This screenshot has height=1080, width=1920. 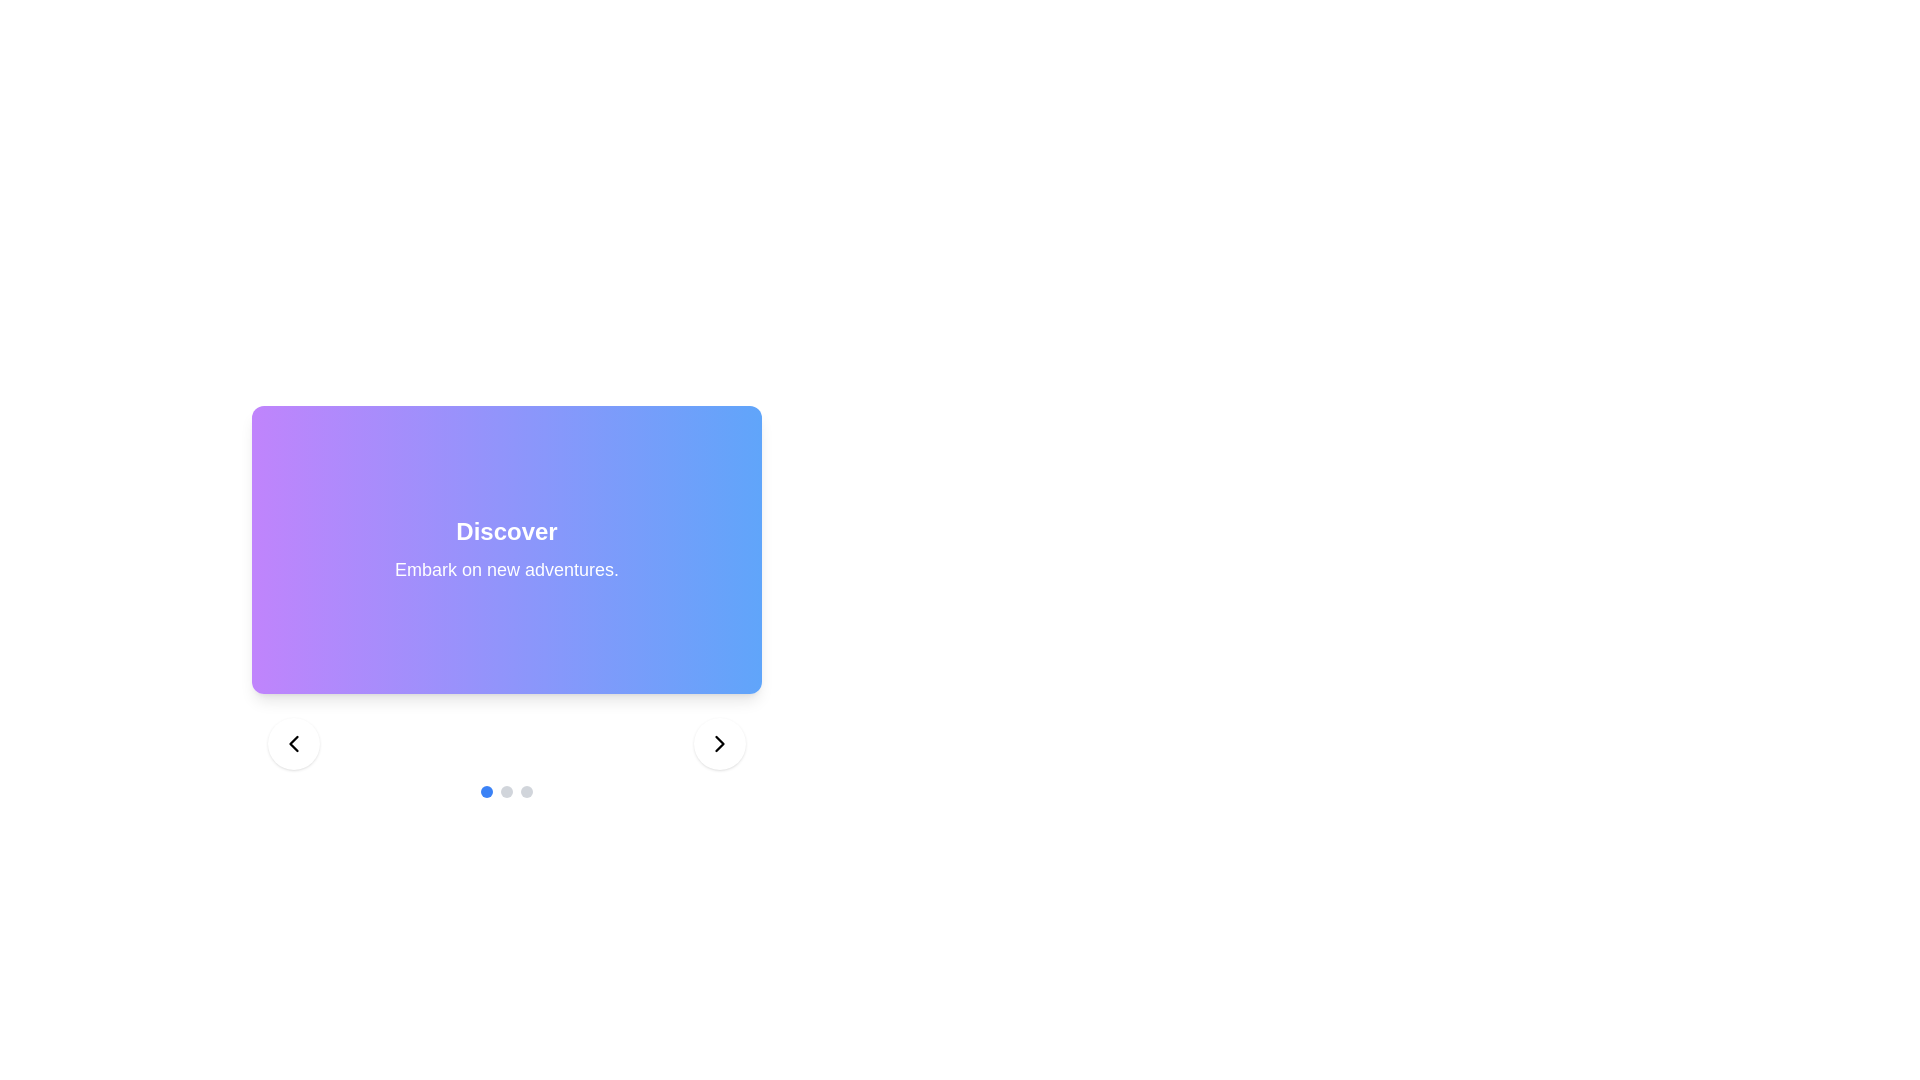 I want to click on the next item navigation button located at the bottom-right corner of the navigation section, so click(x=720, y=744).